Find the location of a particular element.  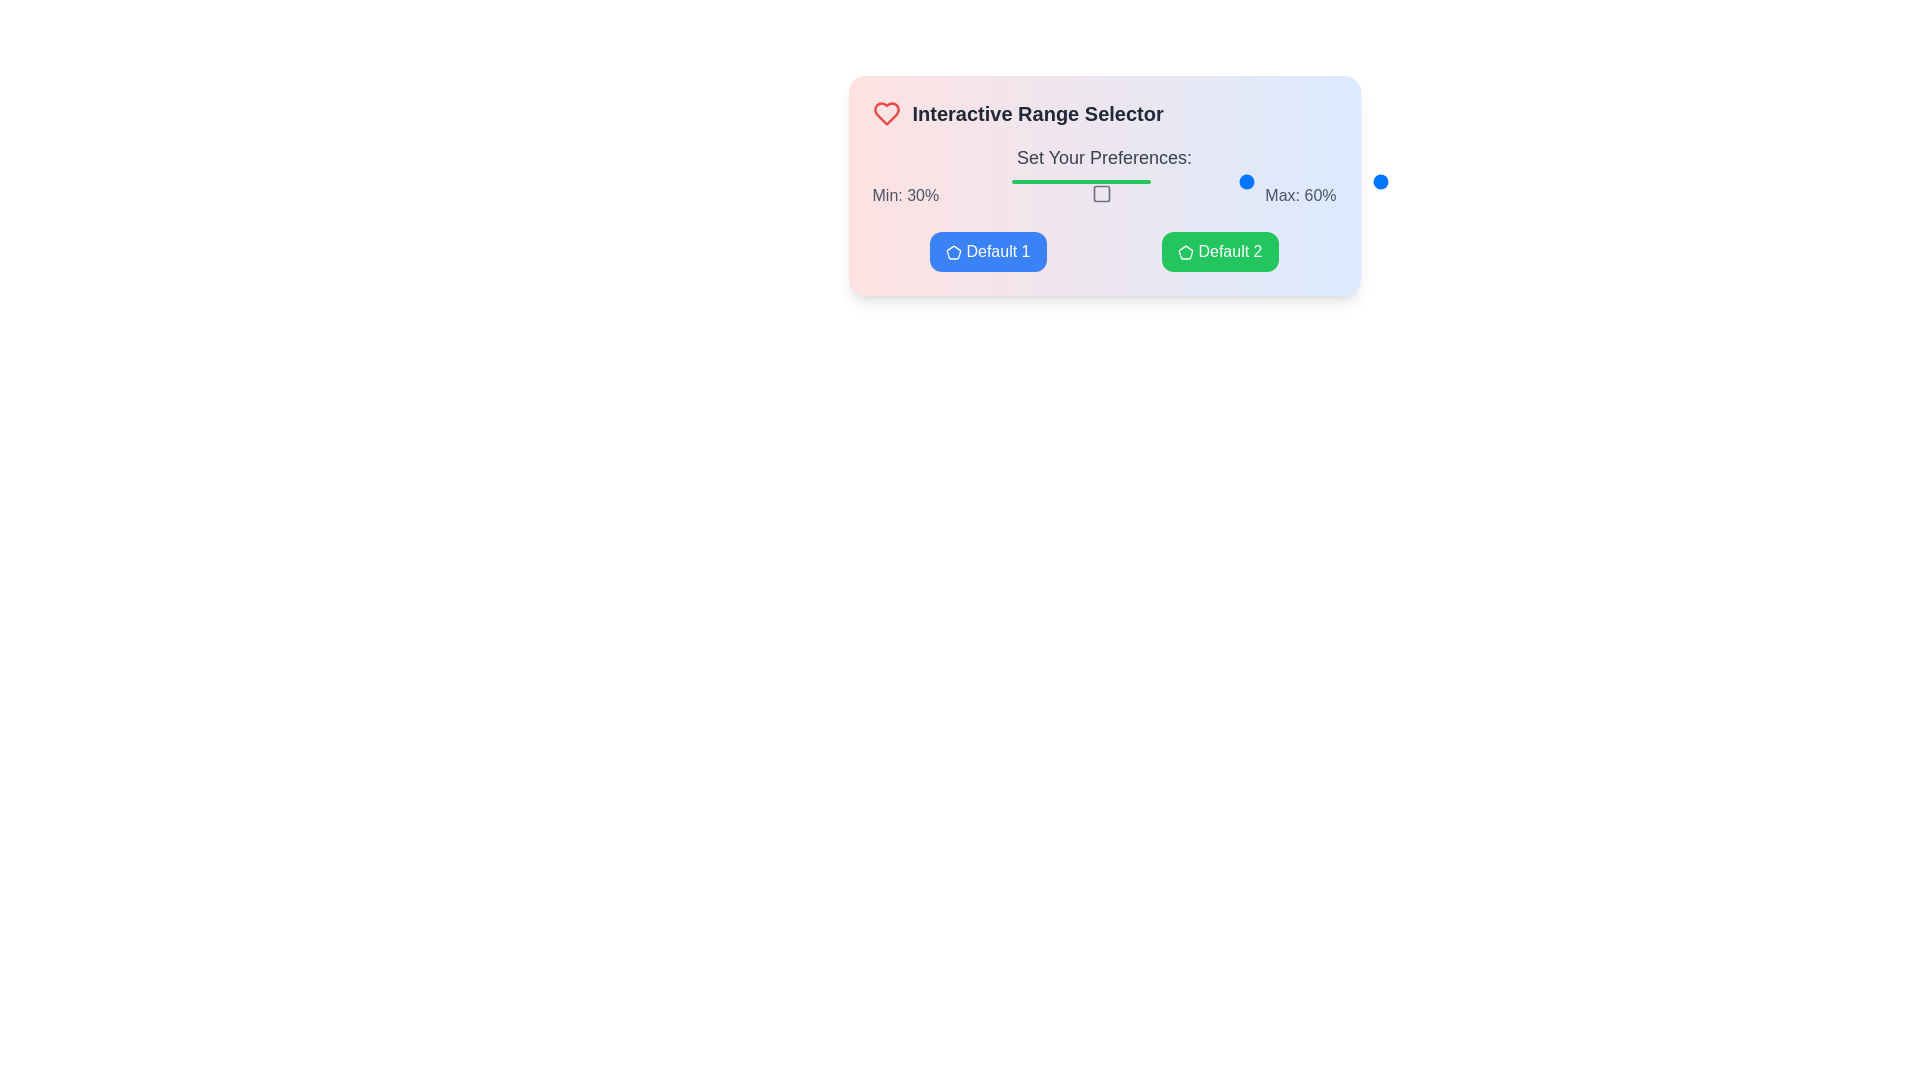

the track of the range slider to move the thumb to the desired position, which is indicated by the horizontal orientation and the presence of 'Min: 30%' and 'Max: 60%' labels is located at coordinates (1336, 181).